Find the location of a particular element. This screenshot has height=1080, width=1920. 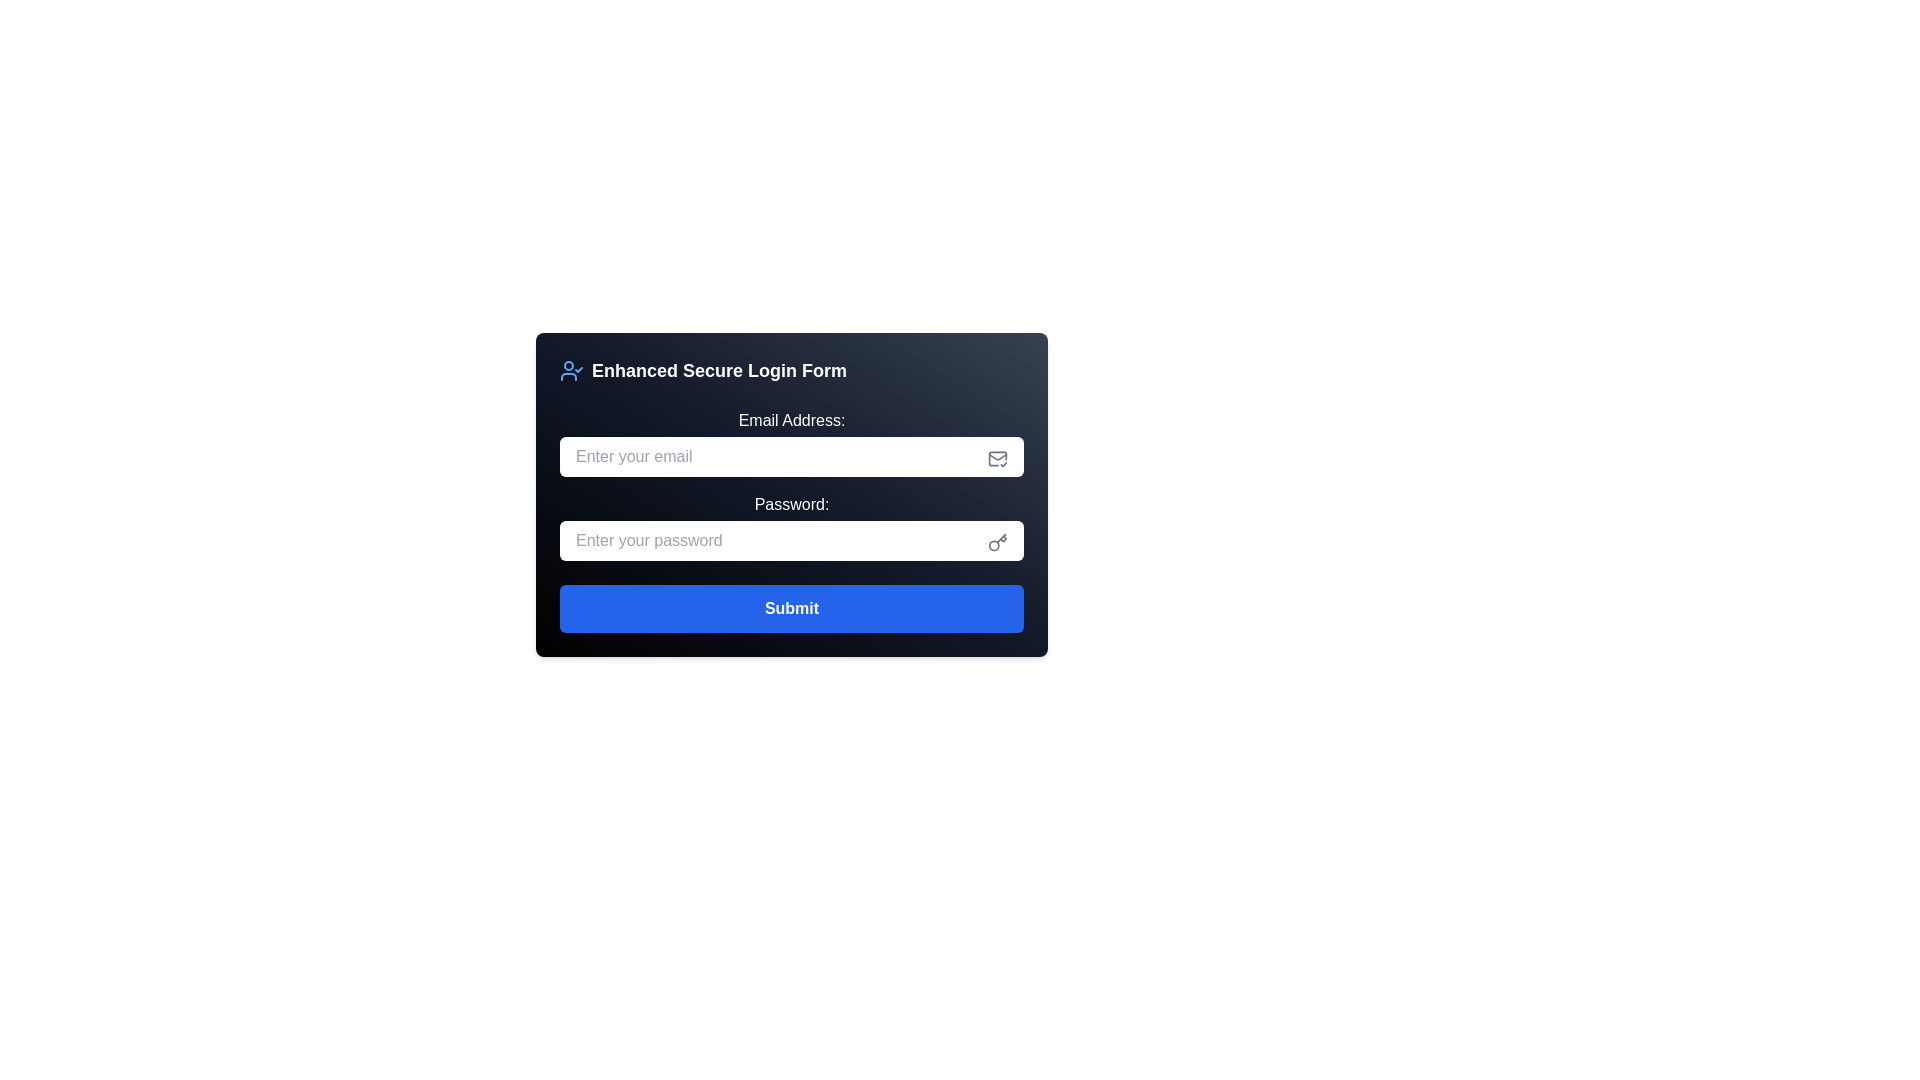

the key icon button located at the far right of the 'Password:' field is located at coordinates (998, 543).